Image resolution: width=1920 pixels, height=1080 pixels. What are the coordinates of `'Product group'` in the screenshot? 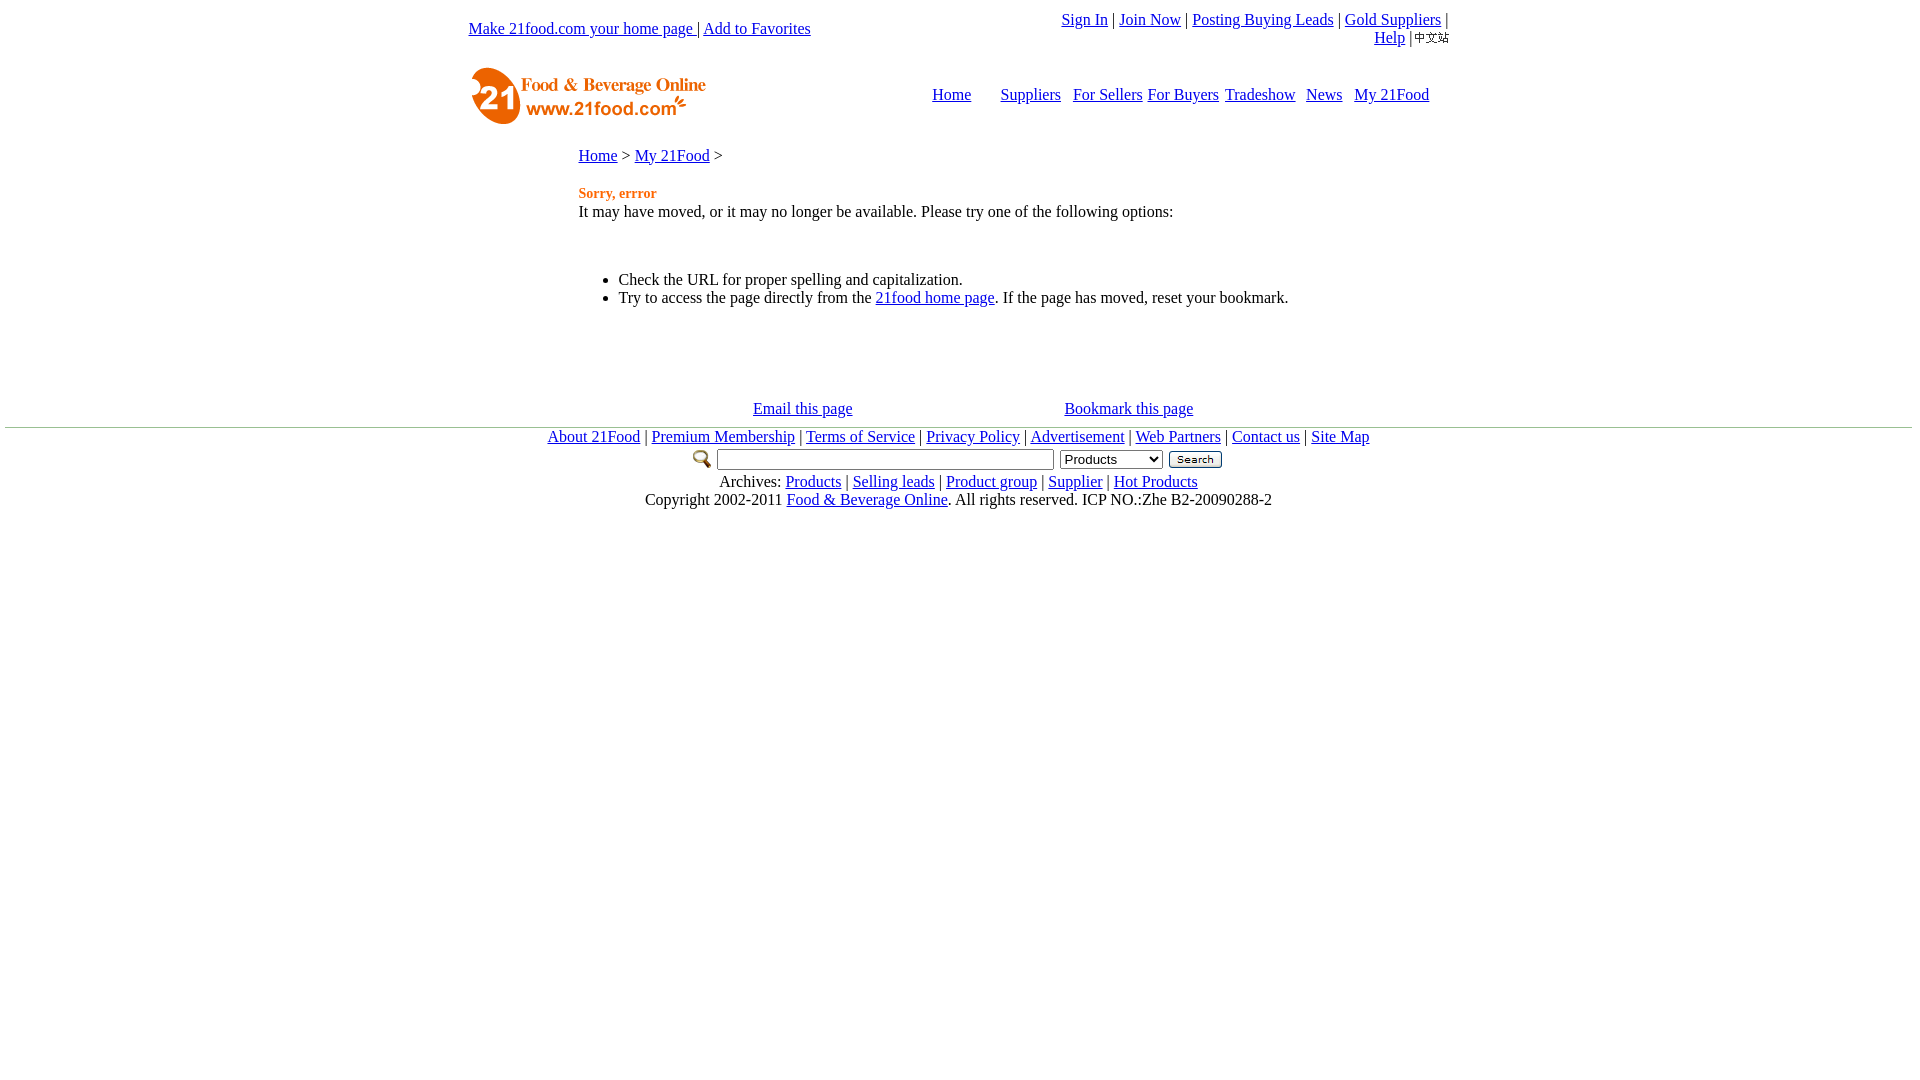 It's located at (991, 481).